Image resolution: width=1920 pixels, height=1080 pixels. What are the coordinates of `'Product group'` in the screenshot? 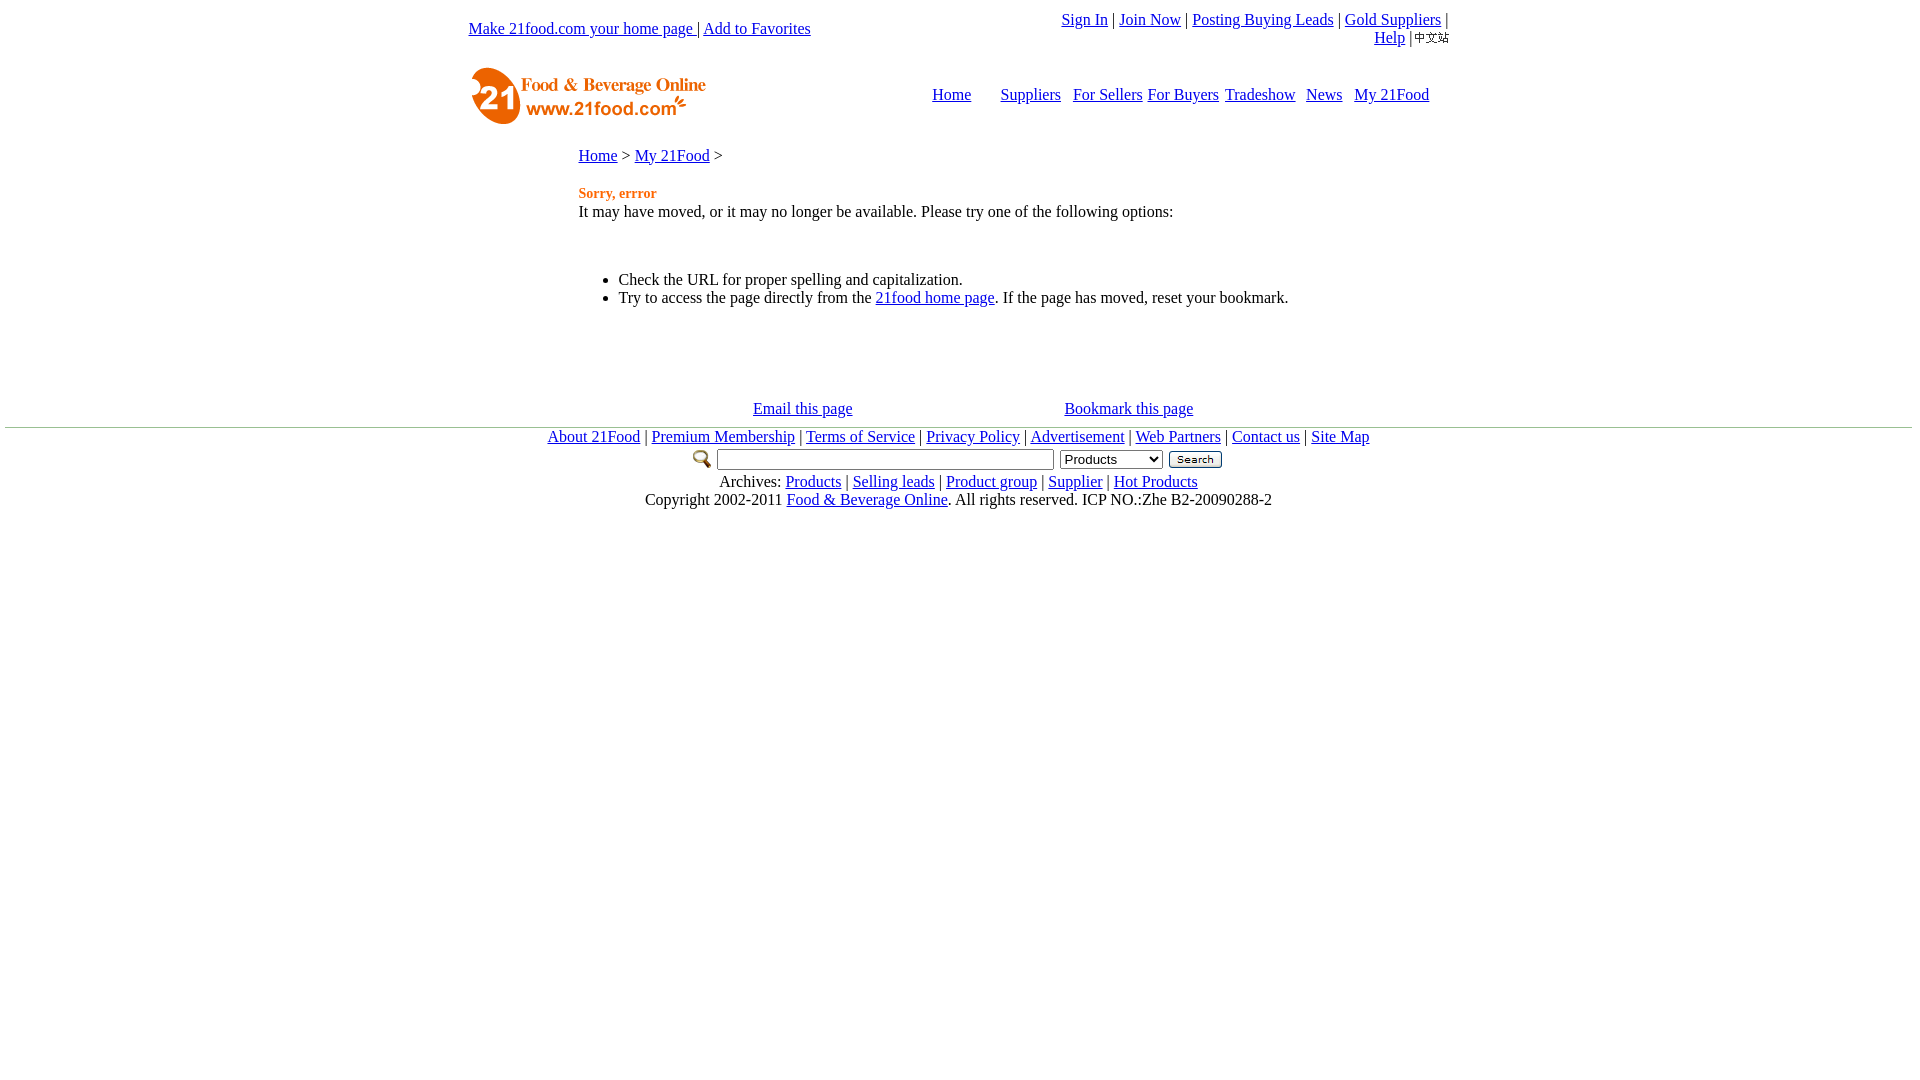 It's located at (991, 481).